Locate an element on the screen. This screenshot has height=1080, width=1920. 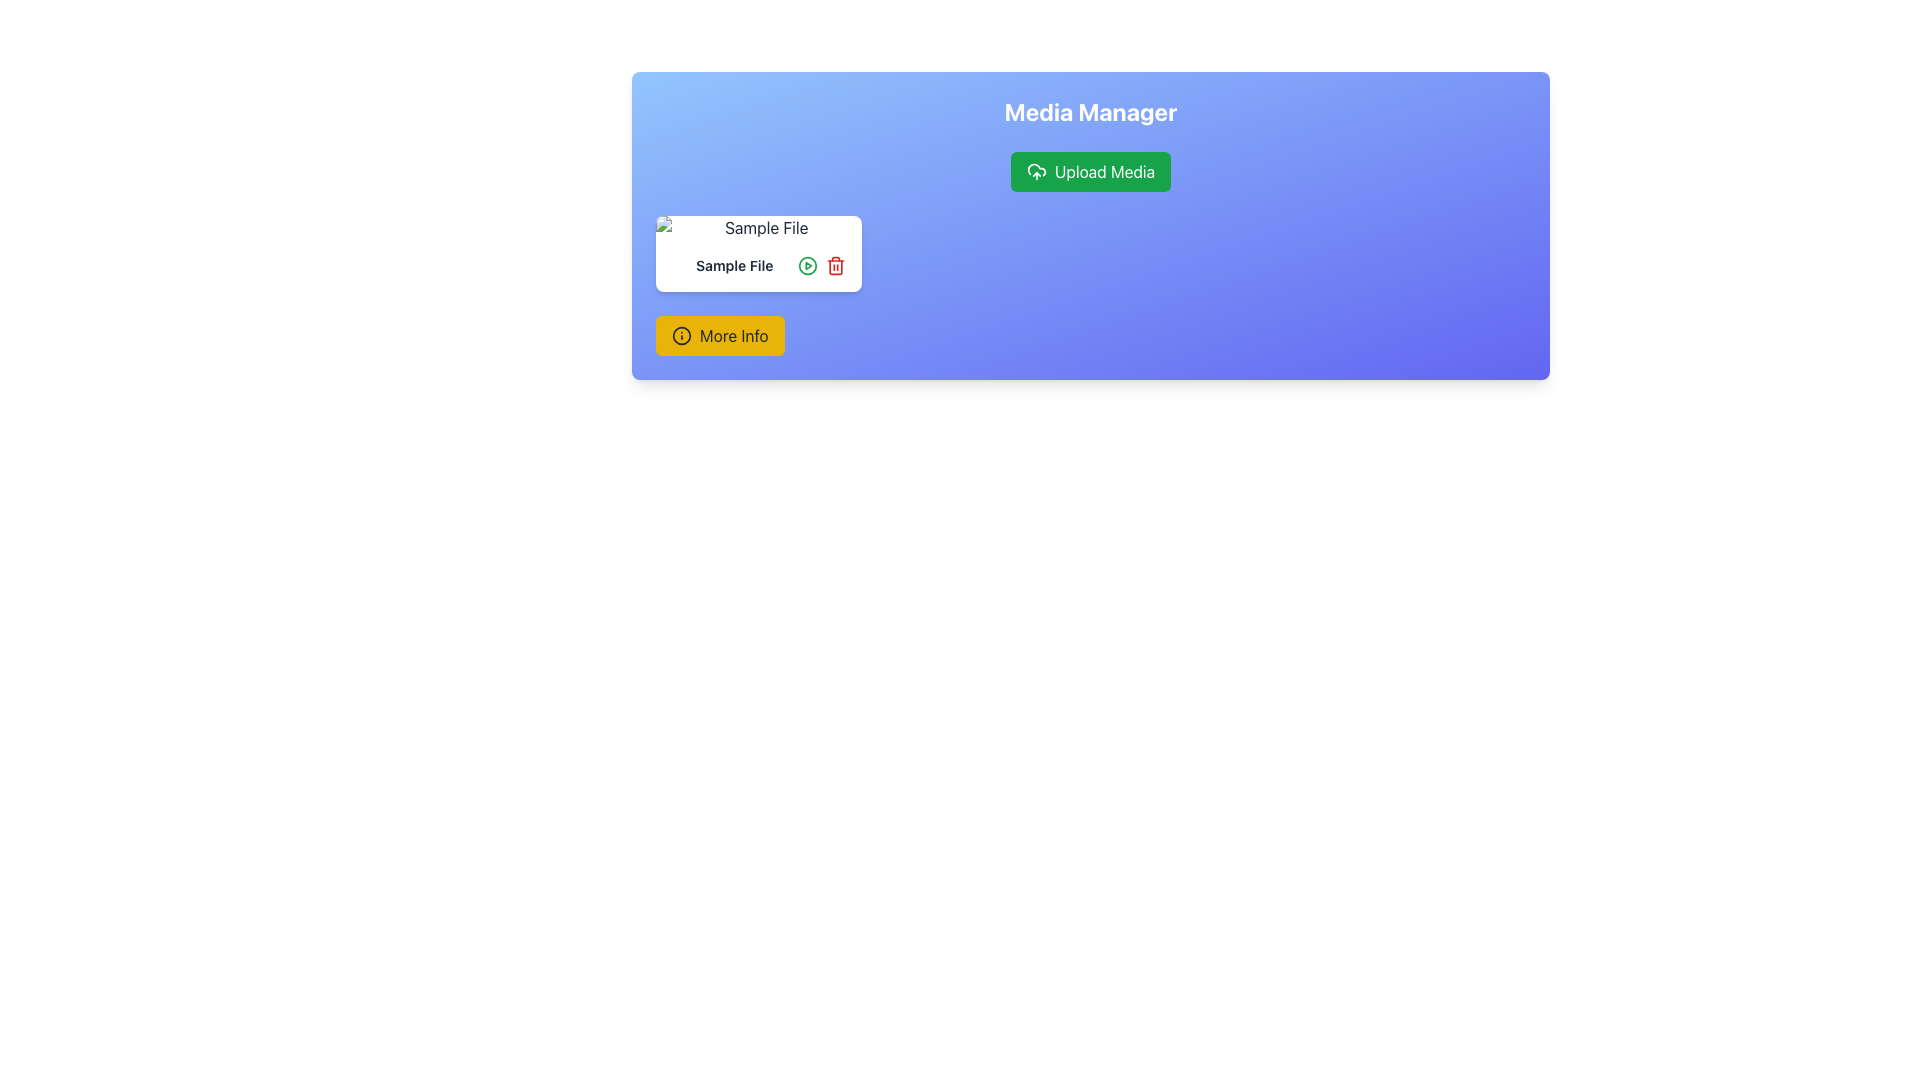
the upload button located below the 'Media Manager' title to initiate the upload process is located at coordinates (1089, 171).